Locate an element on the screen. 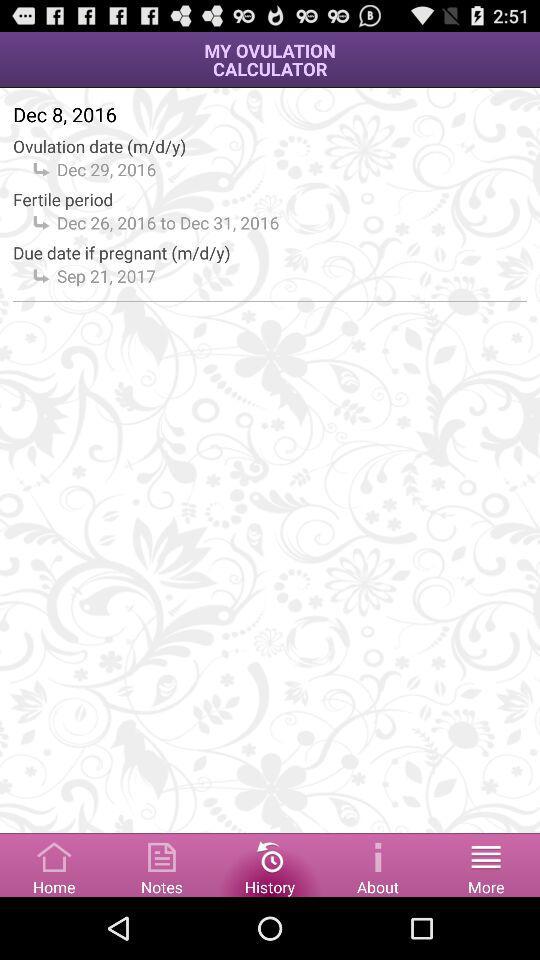 The image size is (540, 960). about icon is located at coordinates (378, 863).